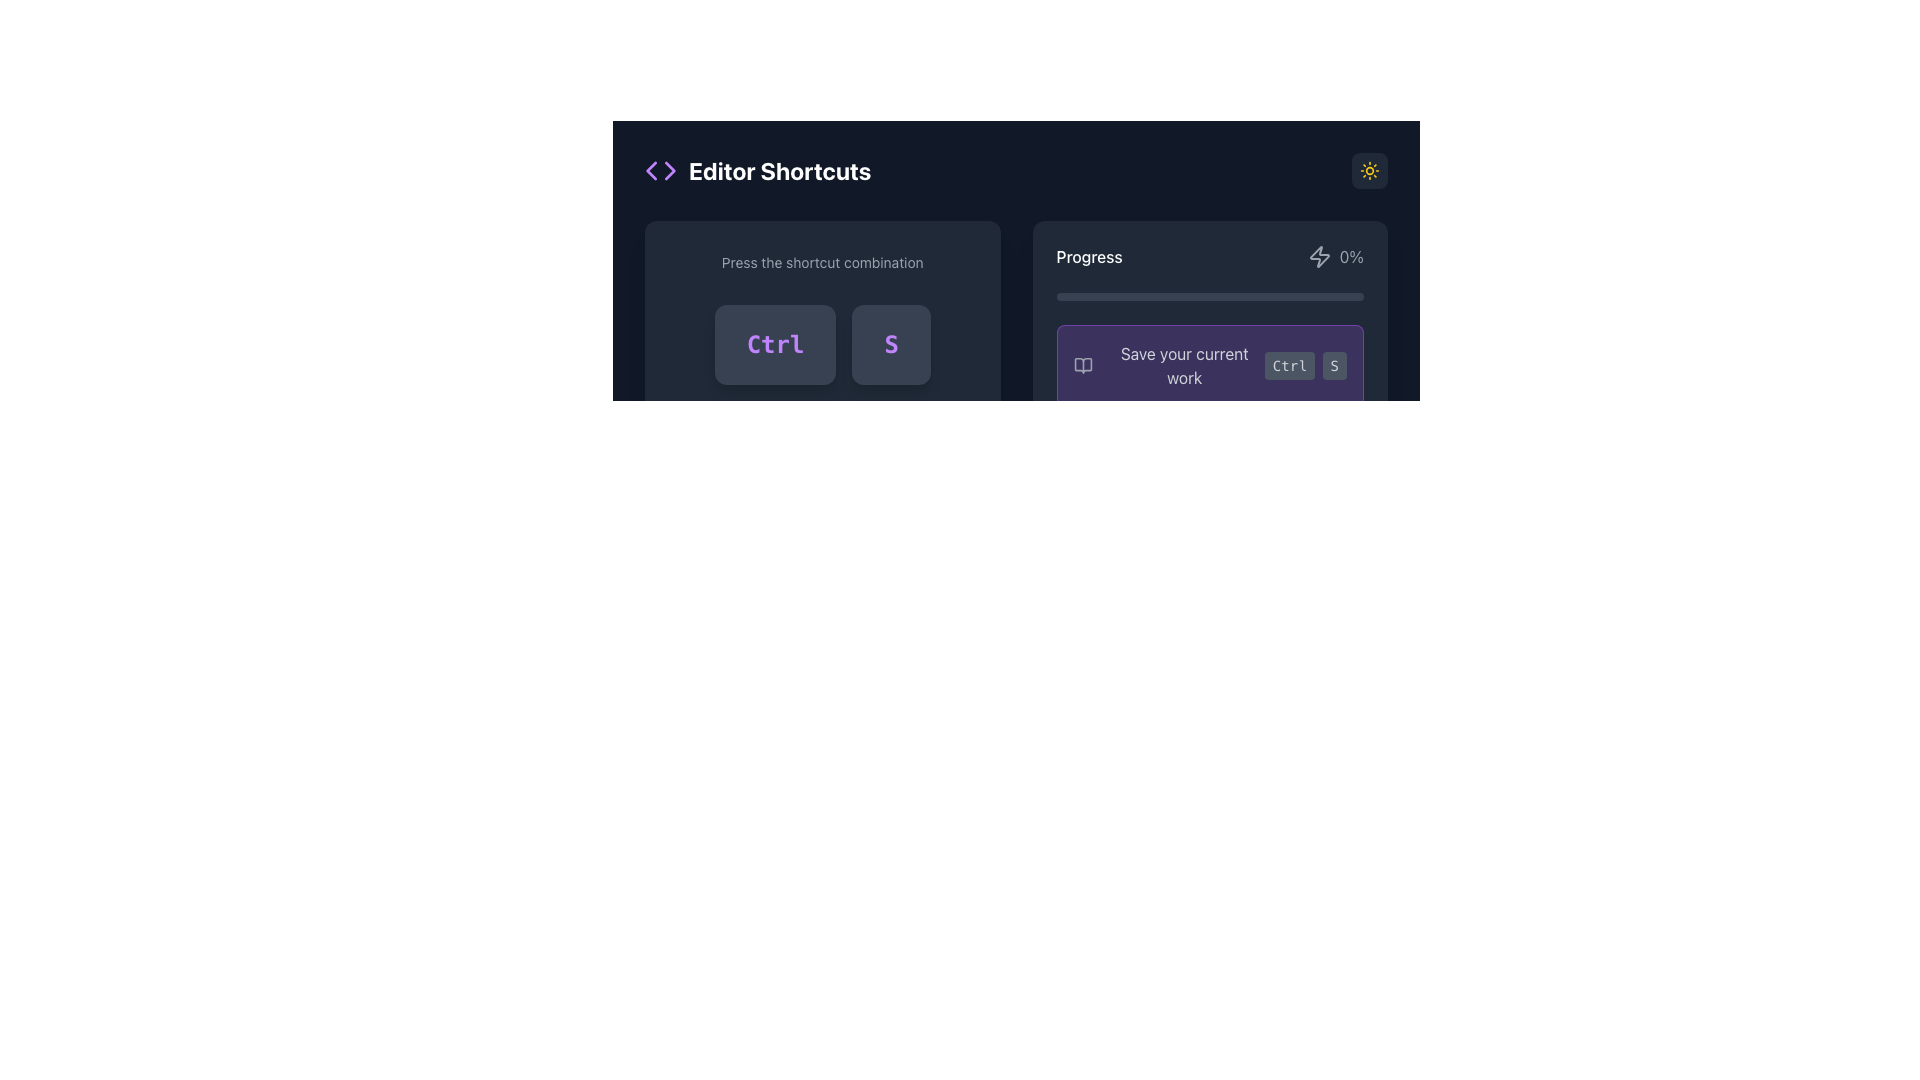  What do you see at coordinates (890, 343) in the screenshot?
I see `the content of the text label containing the character 'S' in a large, bold, monospaced font, which is styled in light purple within a rounded rectangular box with a dark gray background, positioned to the right of the box with 'Ctrl'` at bounding box center [890, 343].